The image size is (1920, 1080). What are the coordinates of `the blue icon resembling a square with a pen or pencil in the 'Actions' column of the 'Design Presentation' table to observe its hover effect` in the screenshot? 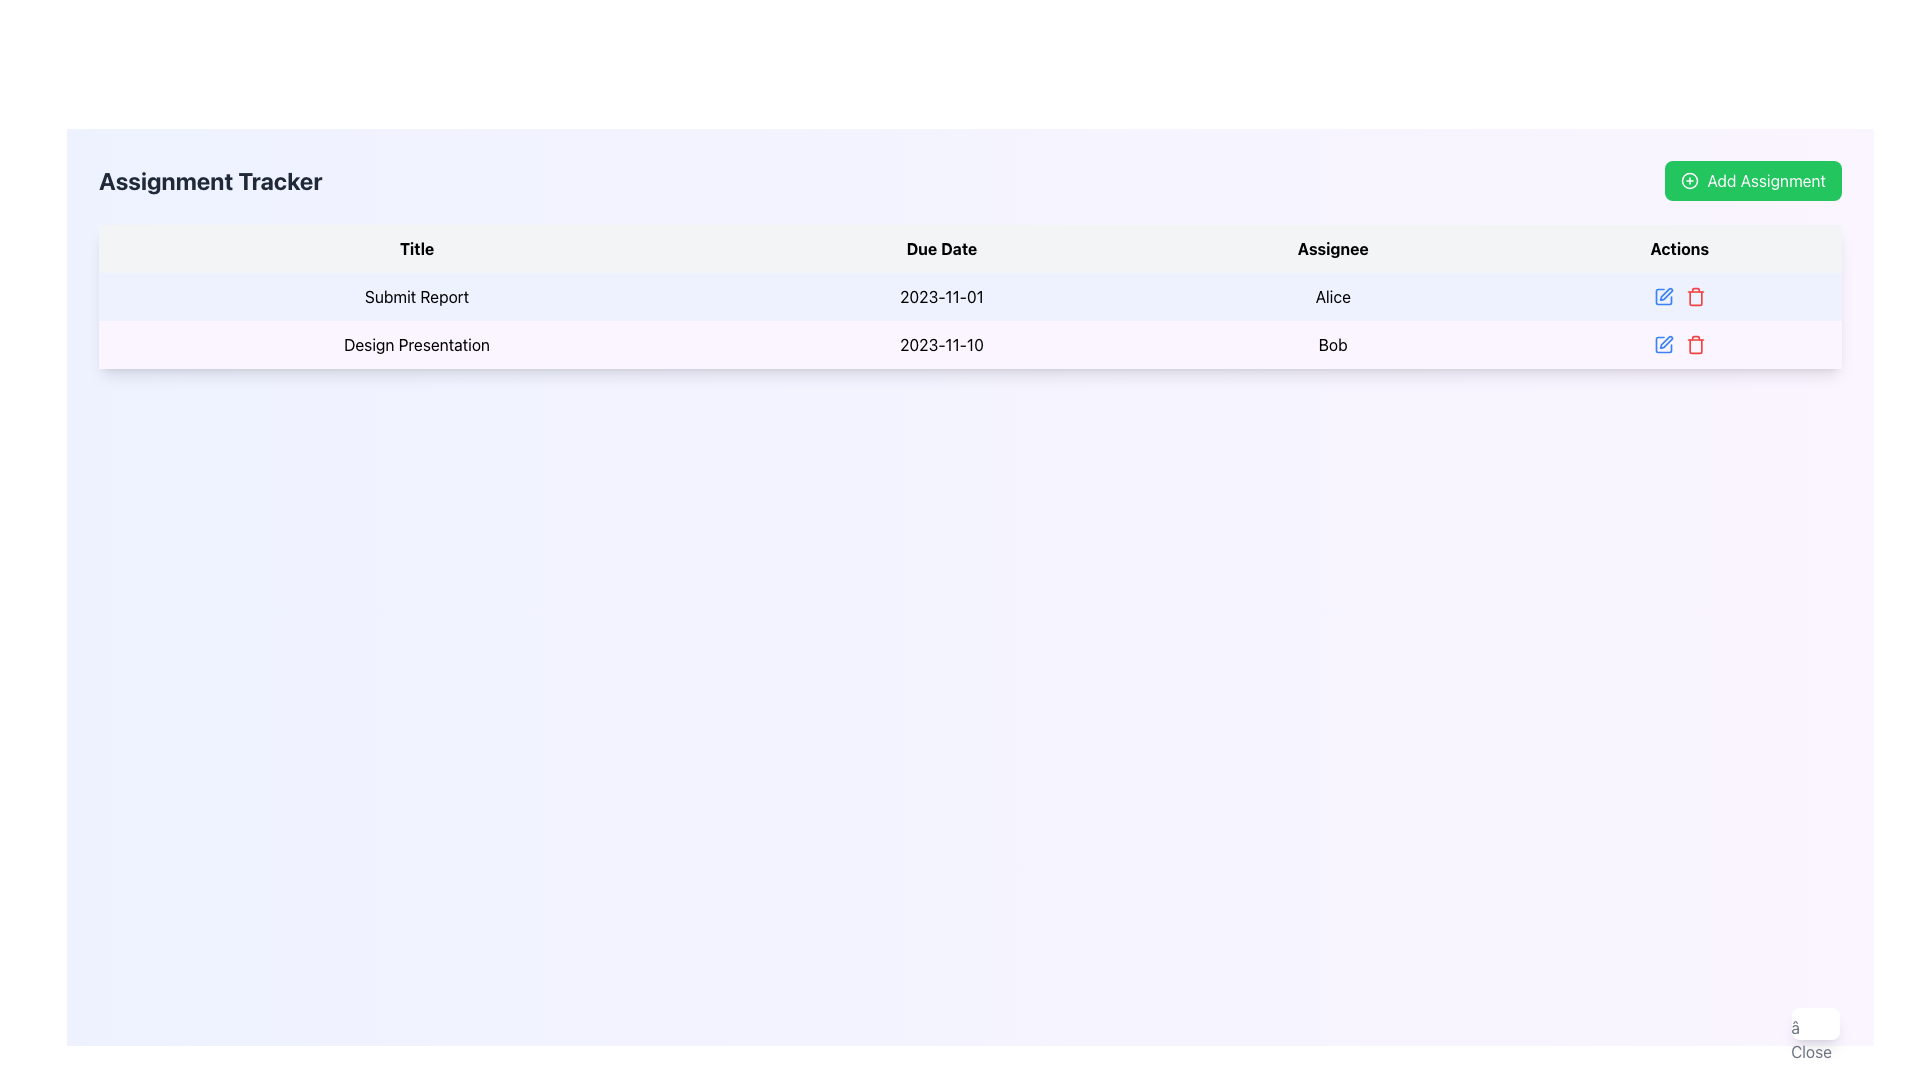 It's located at (1663, 343).